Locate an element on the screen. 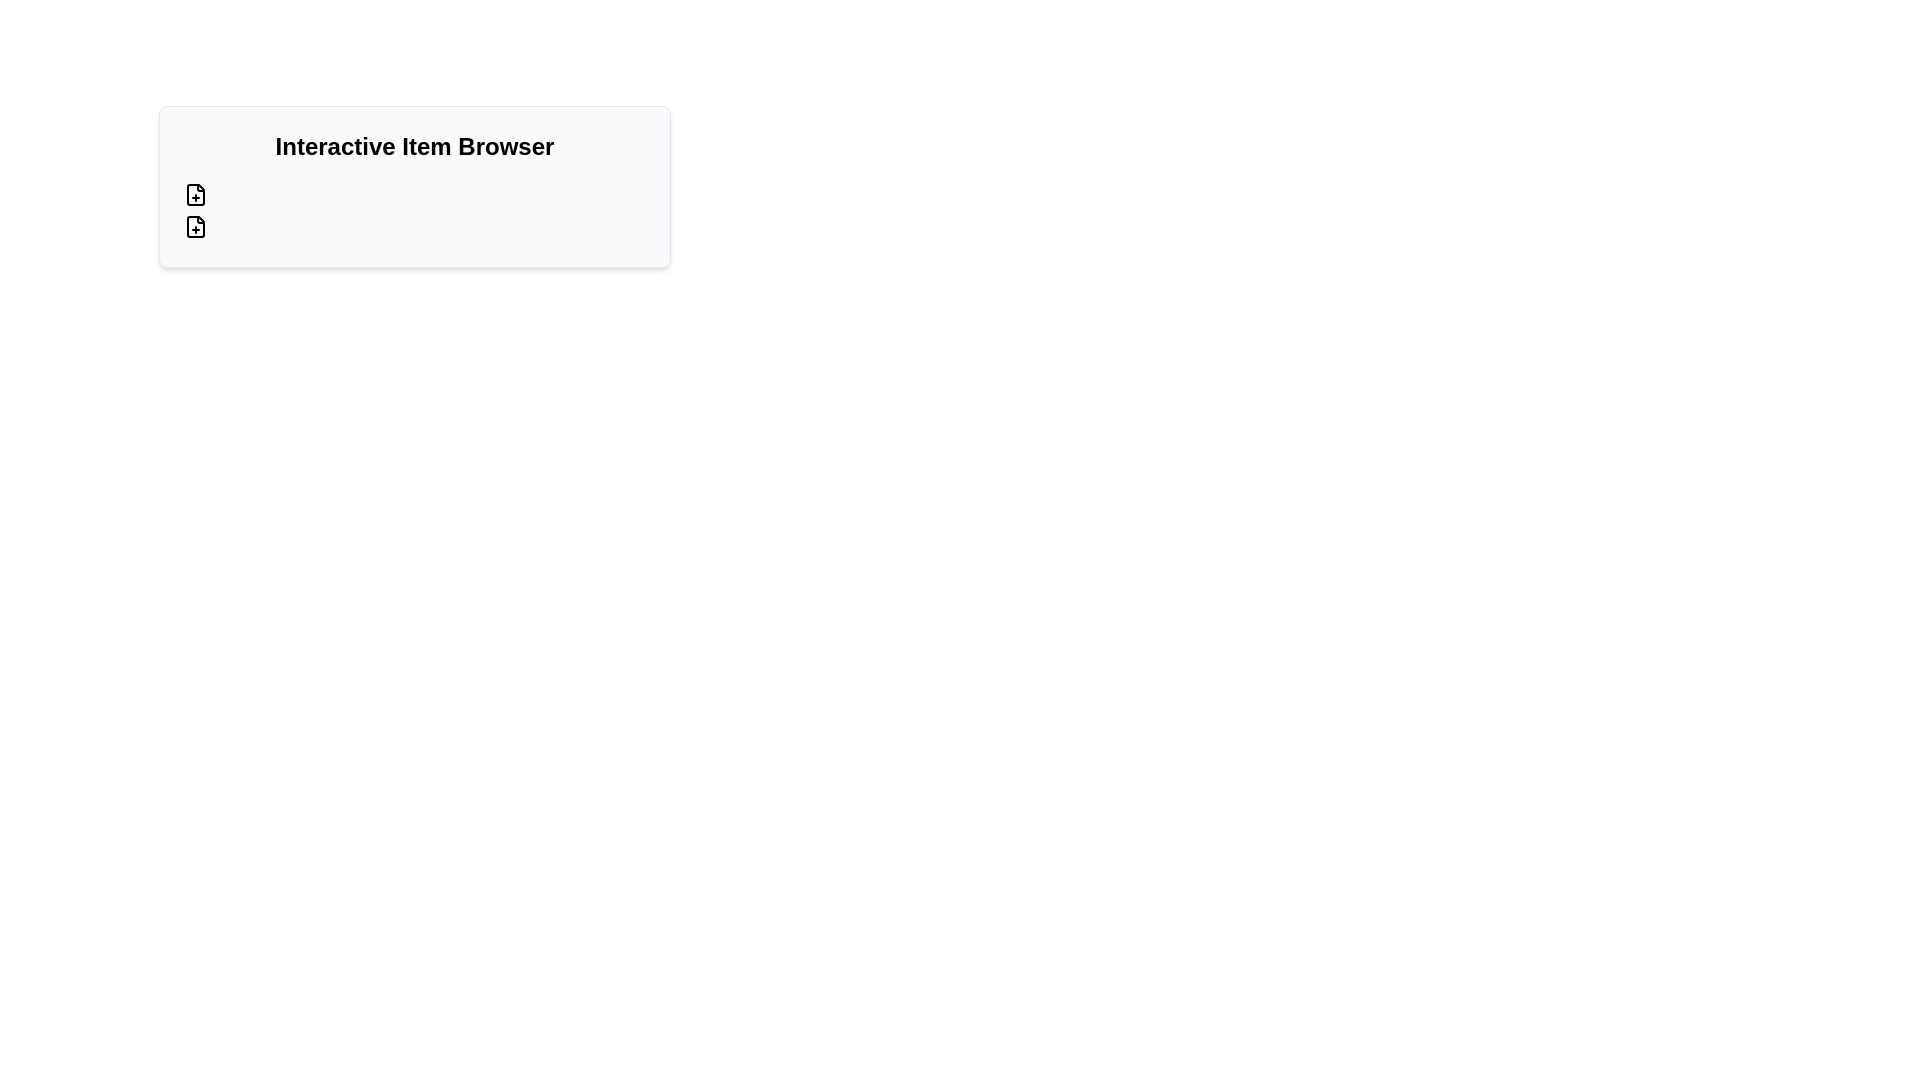 The height and width of the screenshot is (1080, 1920). the first icon resembling a document with a plus sign overlay in the Interactive Item Browser is located at coordinates (196, 226).